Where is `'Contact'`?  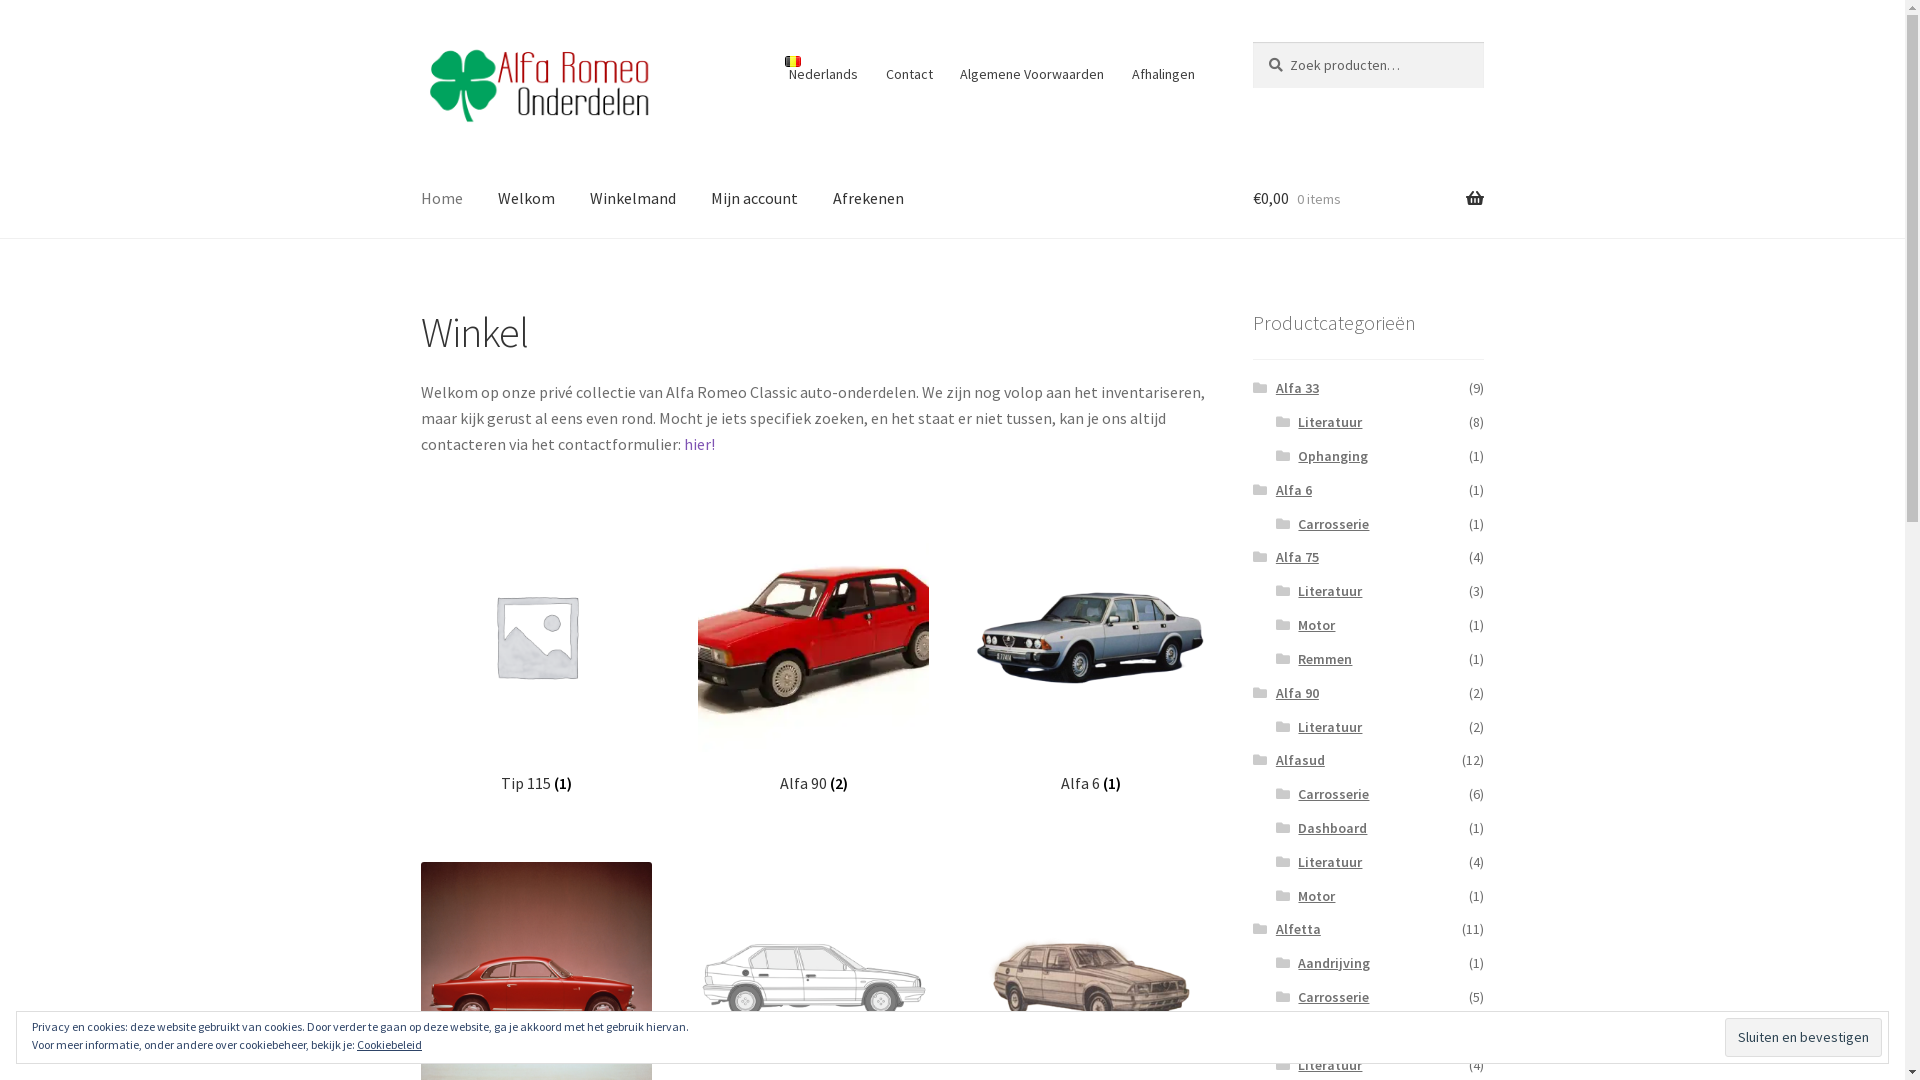 'Contact' is located at coordinates (907, 72).